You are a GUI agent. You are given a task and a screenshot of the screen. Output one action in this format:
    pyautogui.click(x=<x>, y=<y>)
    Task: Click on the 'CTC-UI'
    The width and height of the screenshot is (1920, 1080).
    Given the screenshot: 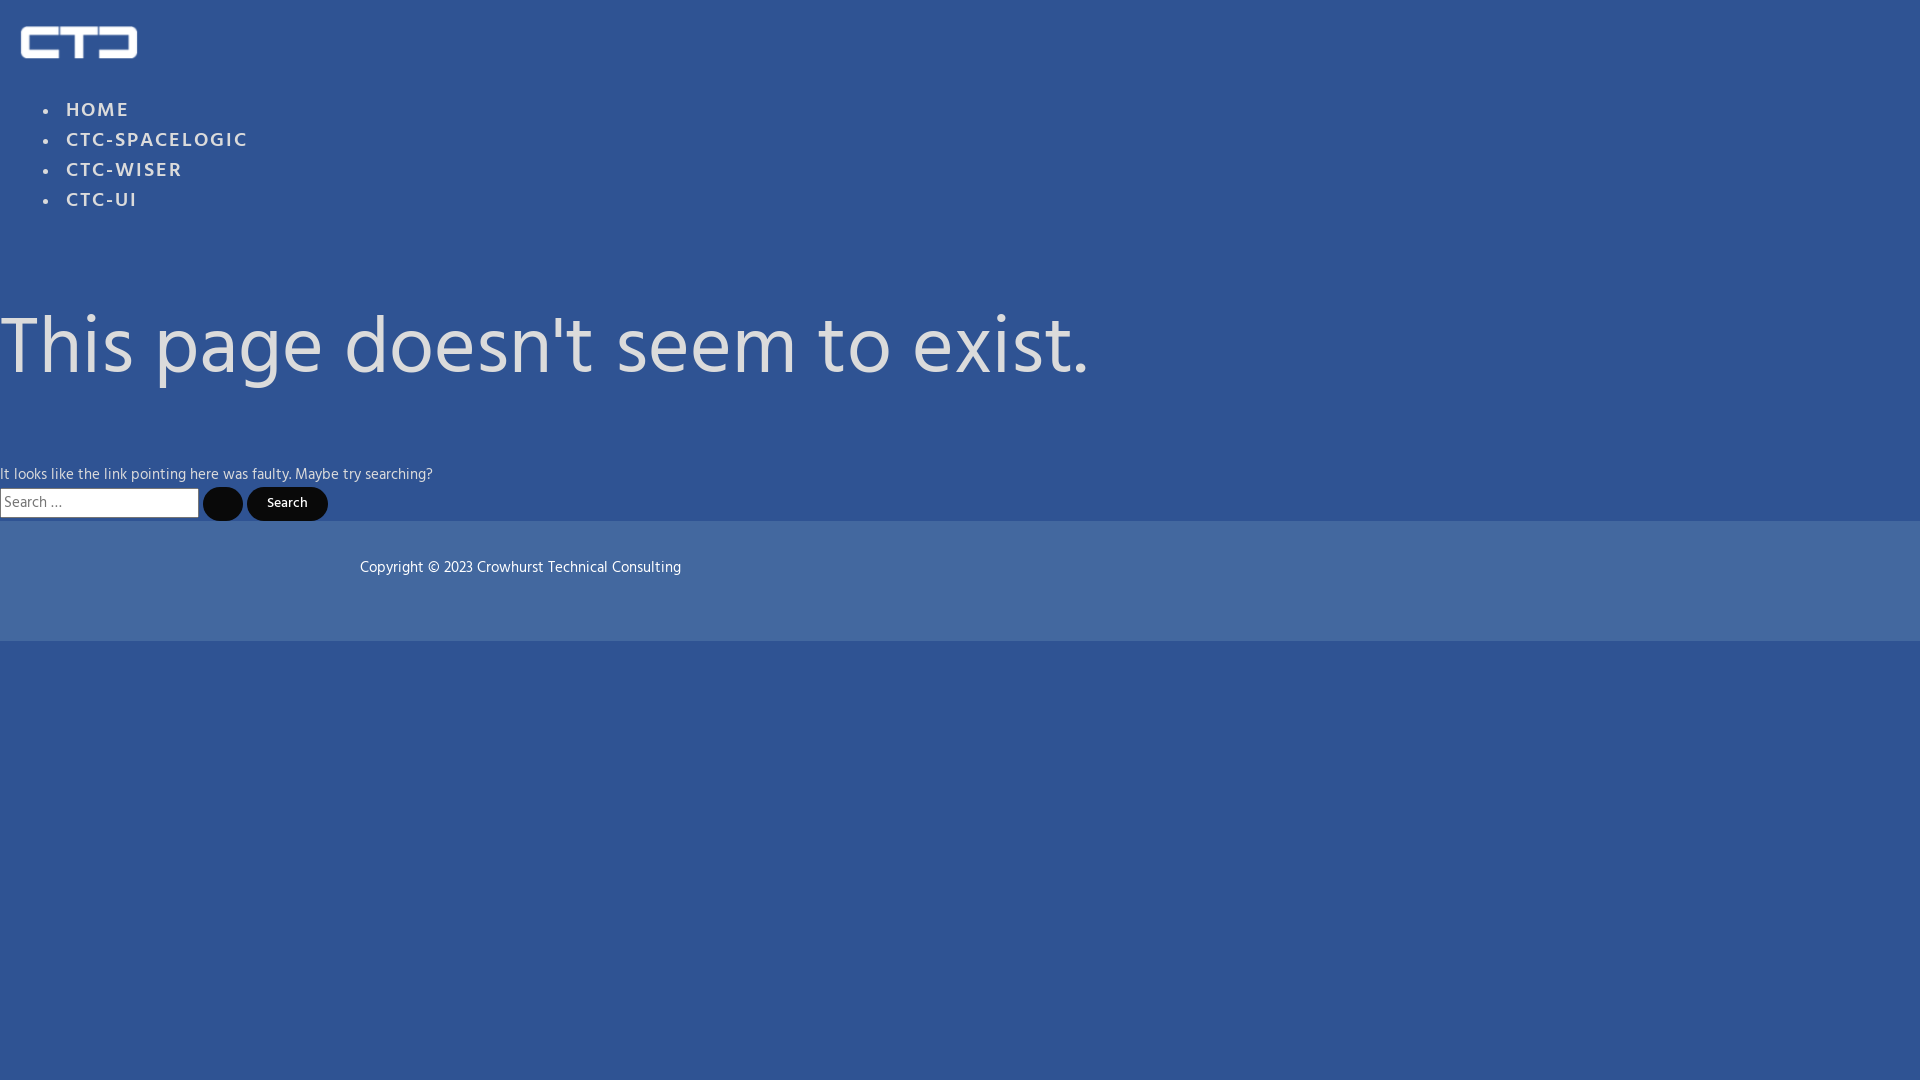 What is the action you would take?
    pyautogui.click(x=59, y=208)
    